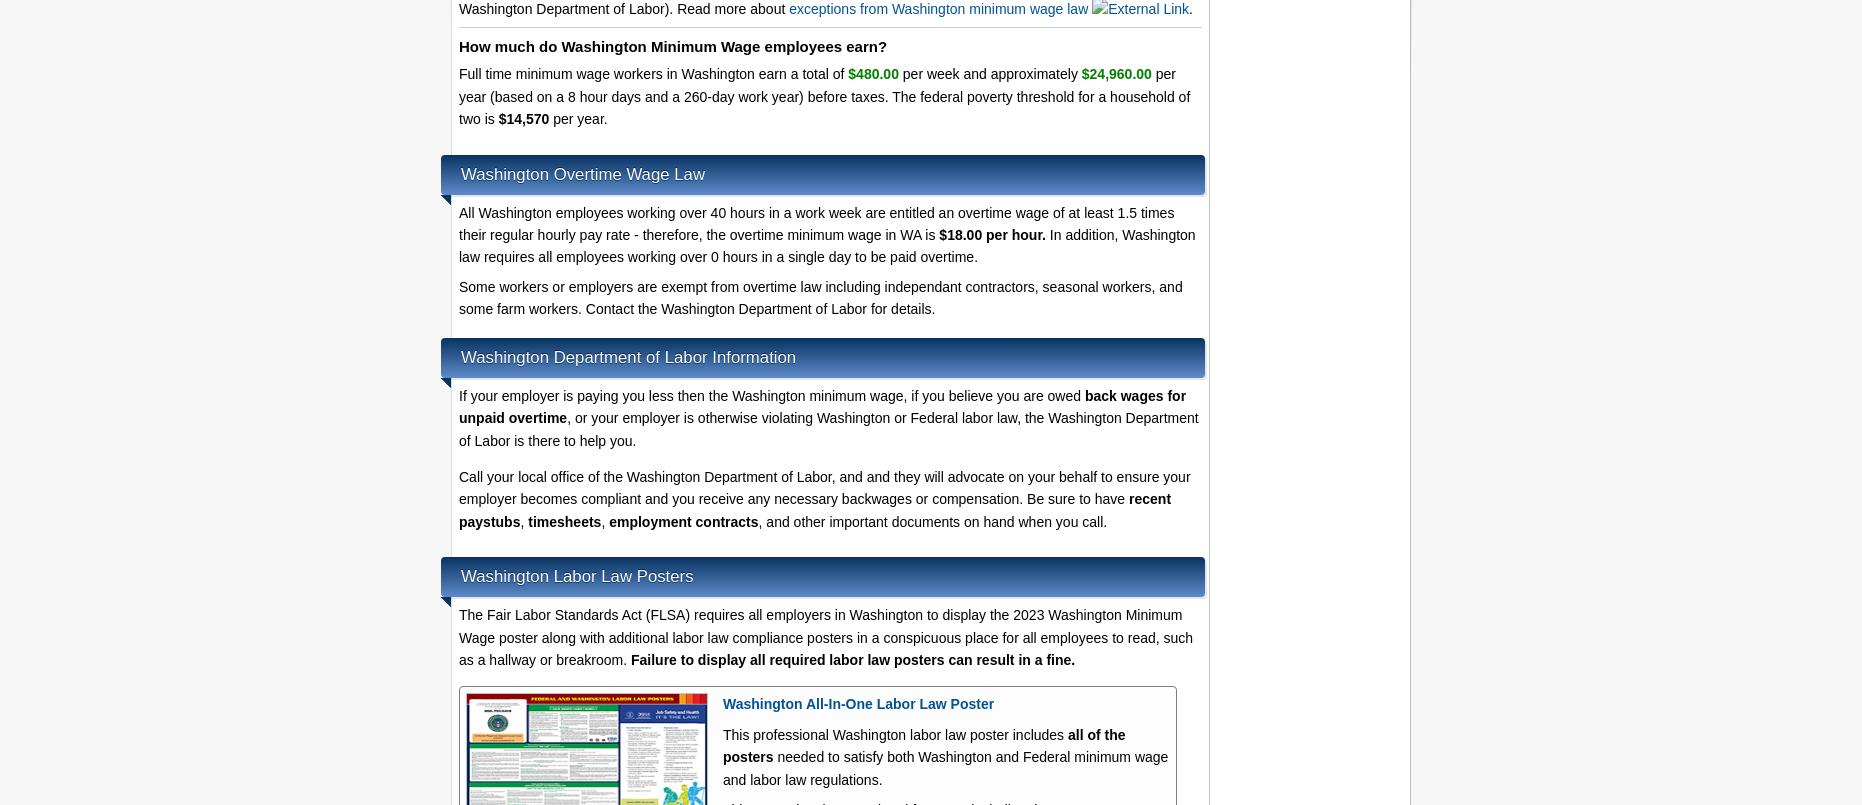  I want to click on 'back wages for unpaid overtime', so click(457, 405).